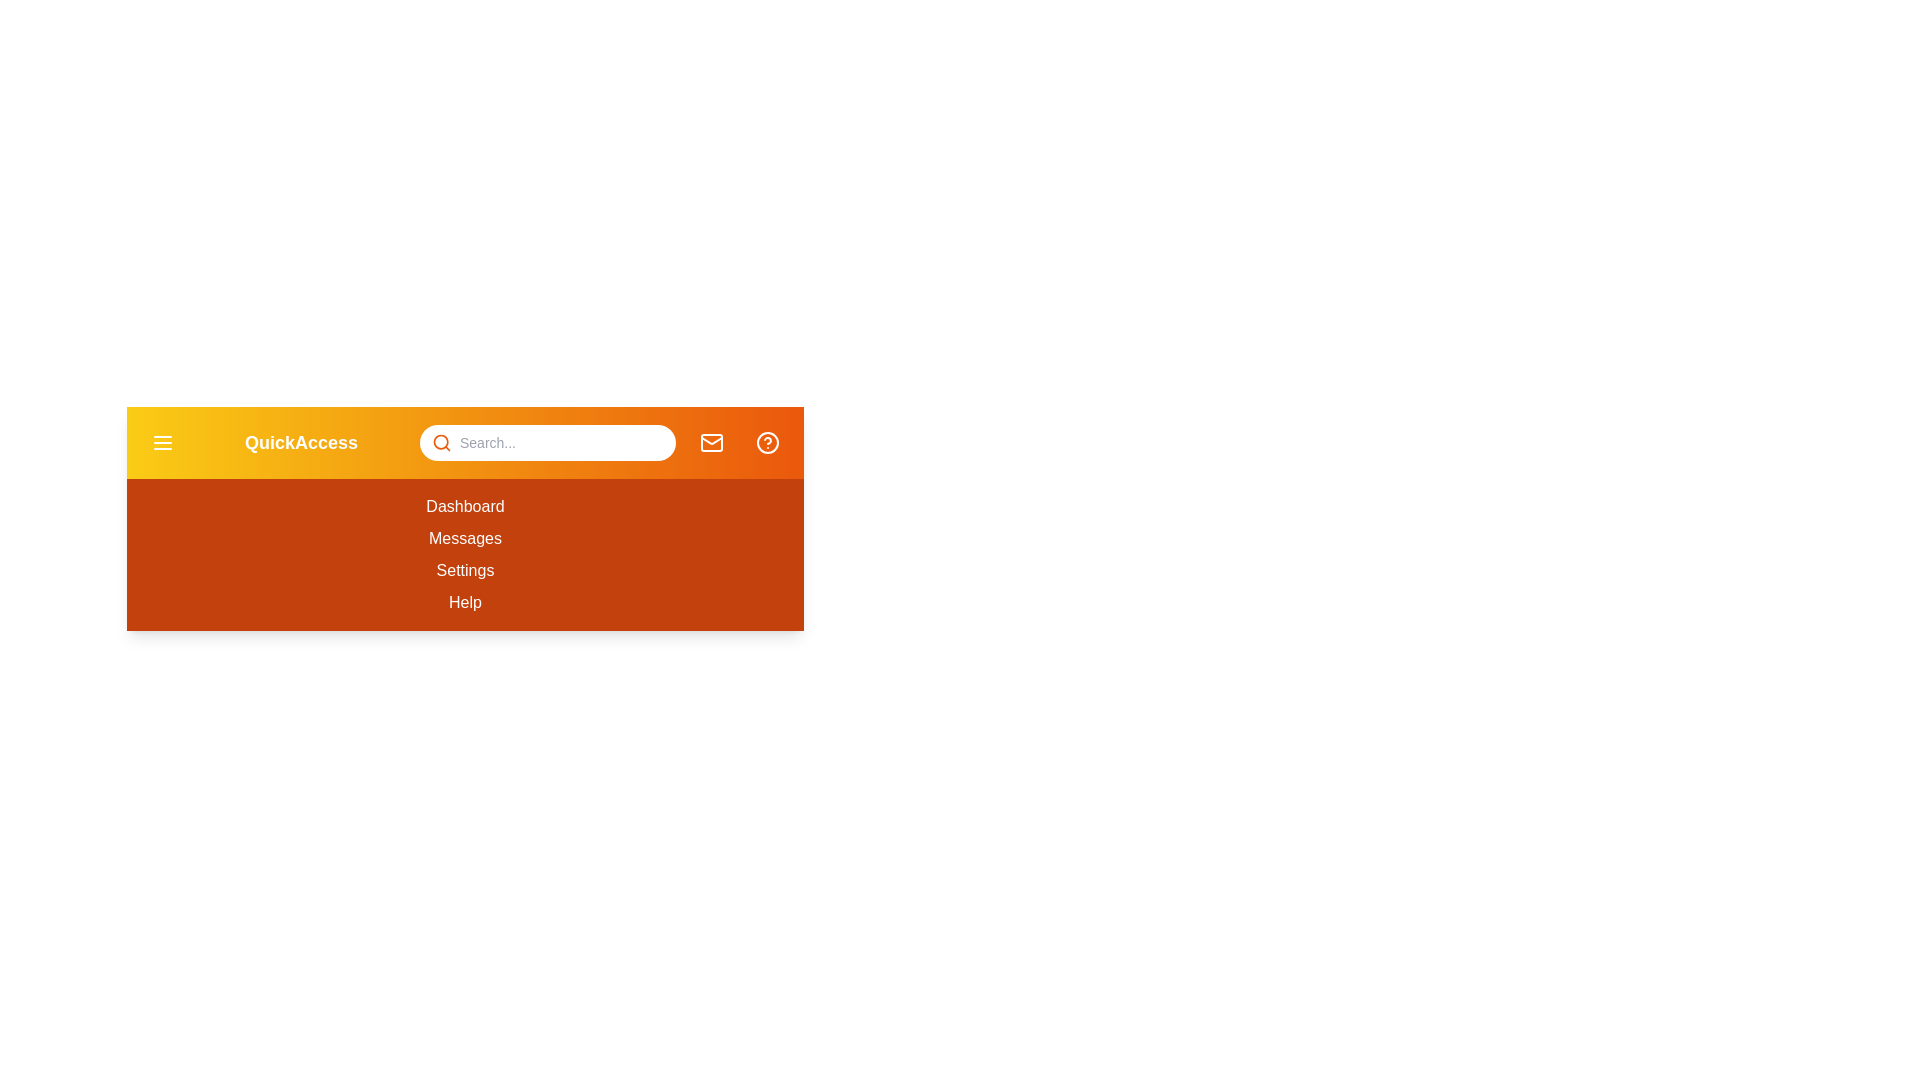  What do you see at coordinates (767, 442) in the screenshot?
I see `the help button located on the rightmost side of the navigation bar, which is the third button in the row` at bounding box center [767, 442].